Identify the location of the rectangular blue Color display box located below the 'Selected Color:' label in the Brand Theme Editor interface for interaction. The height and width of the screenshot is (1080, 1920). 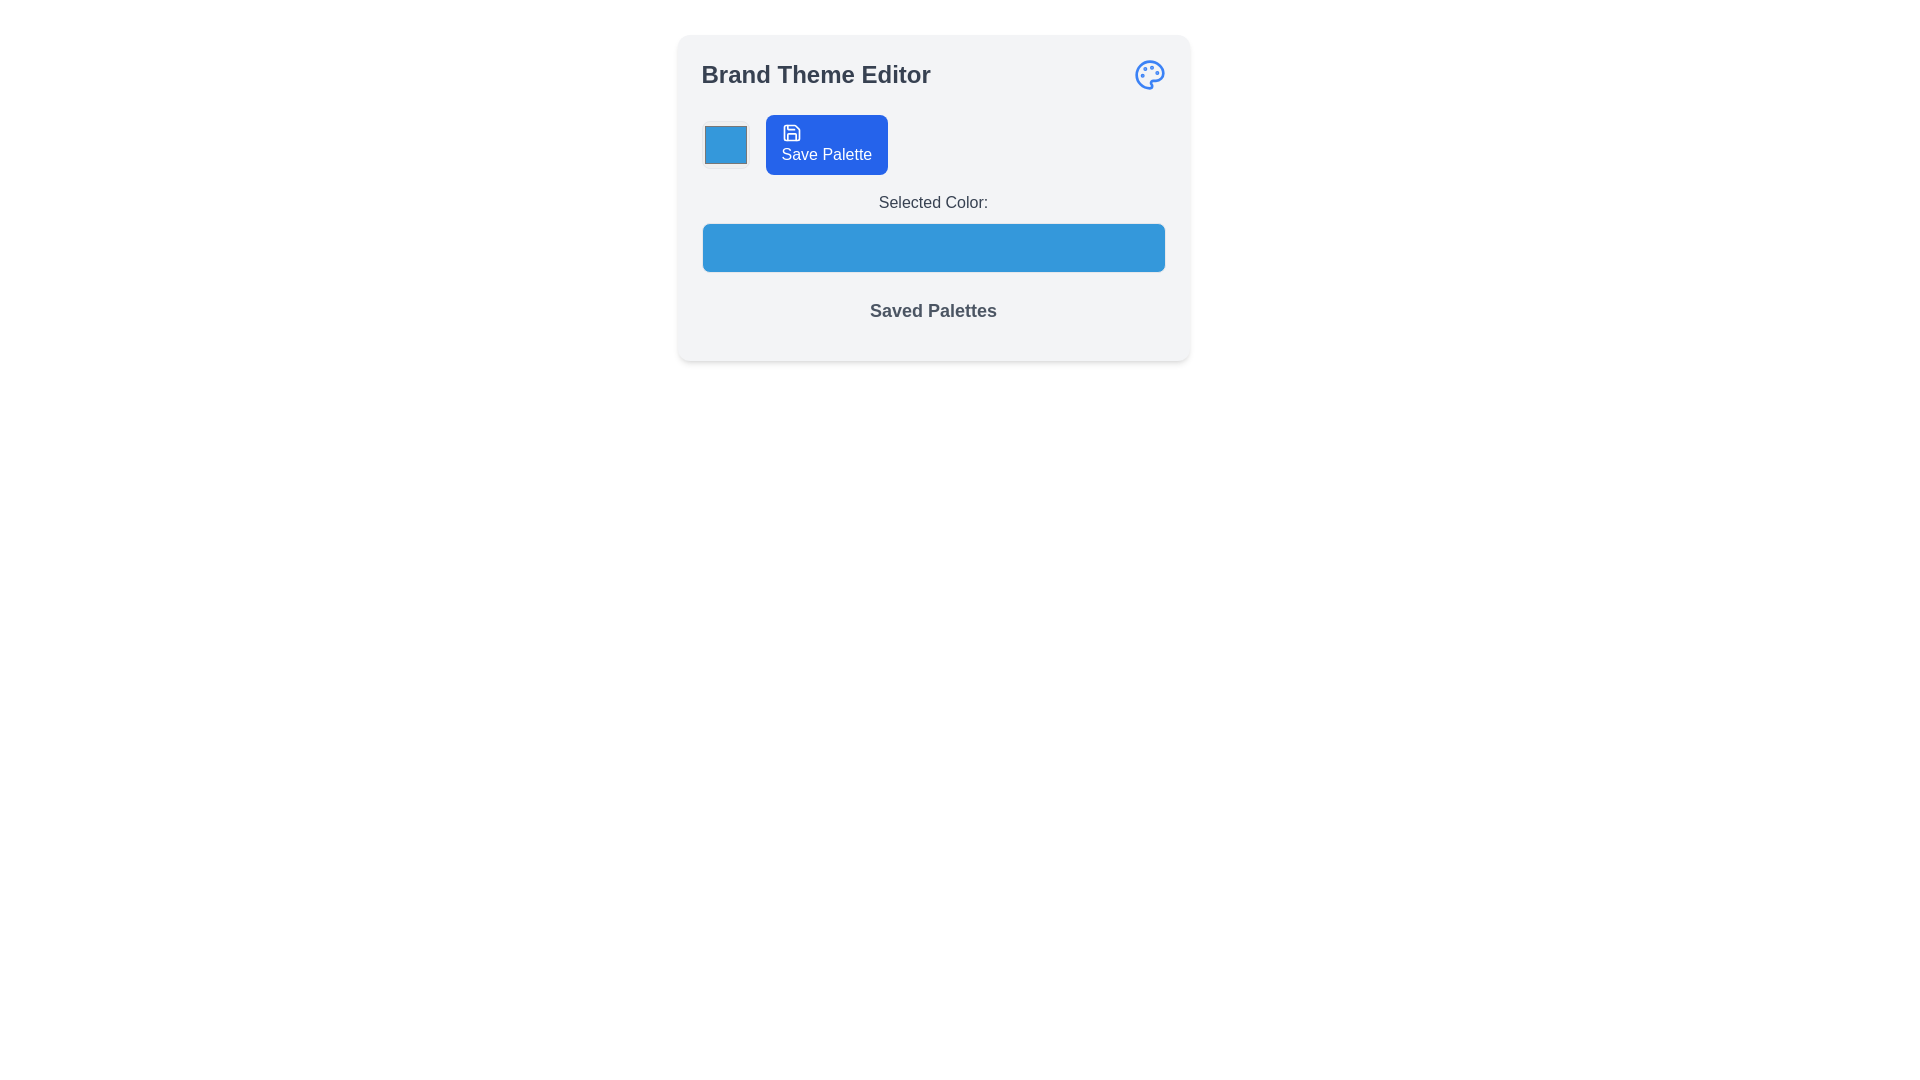
(932, 264).